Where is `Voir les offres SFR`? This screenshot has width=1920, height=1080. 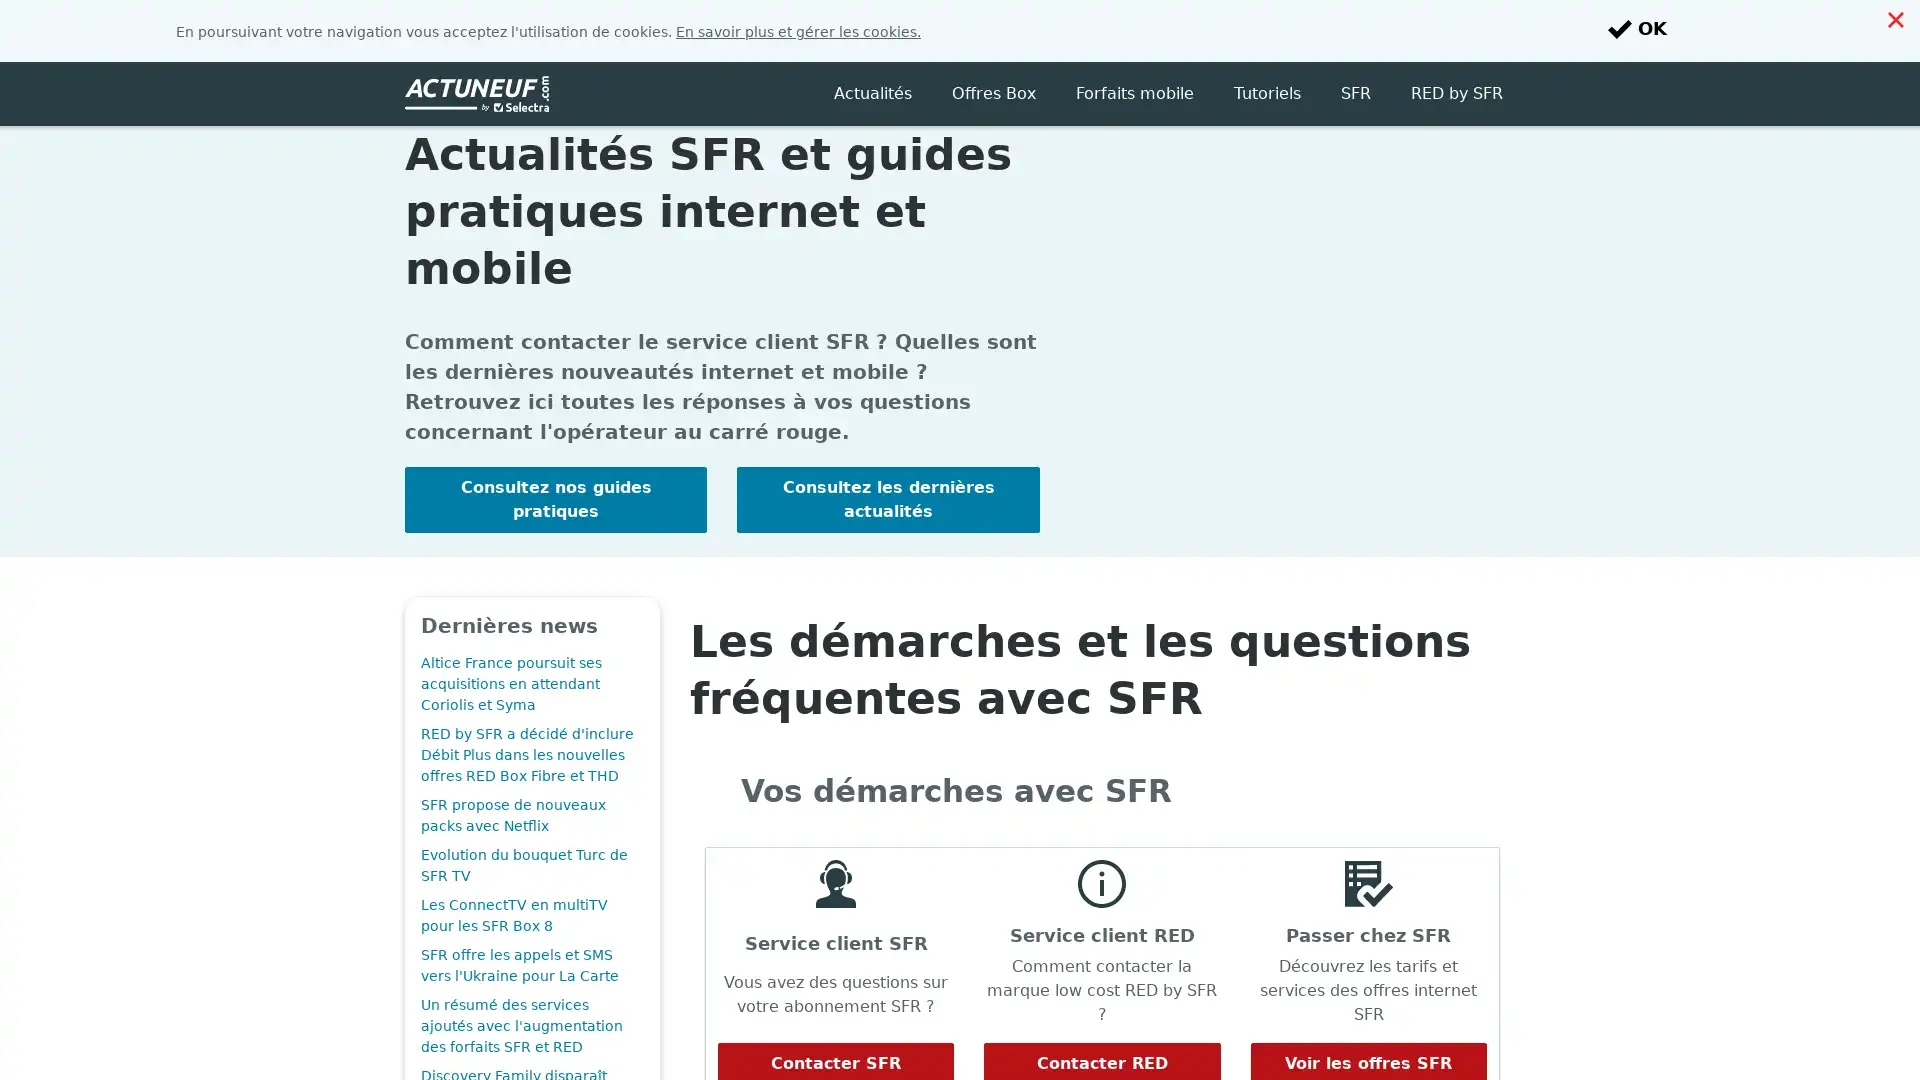
Voir les offres SFR is located at coordinates (1367, 1002).